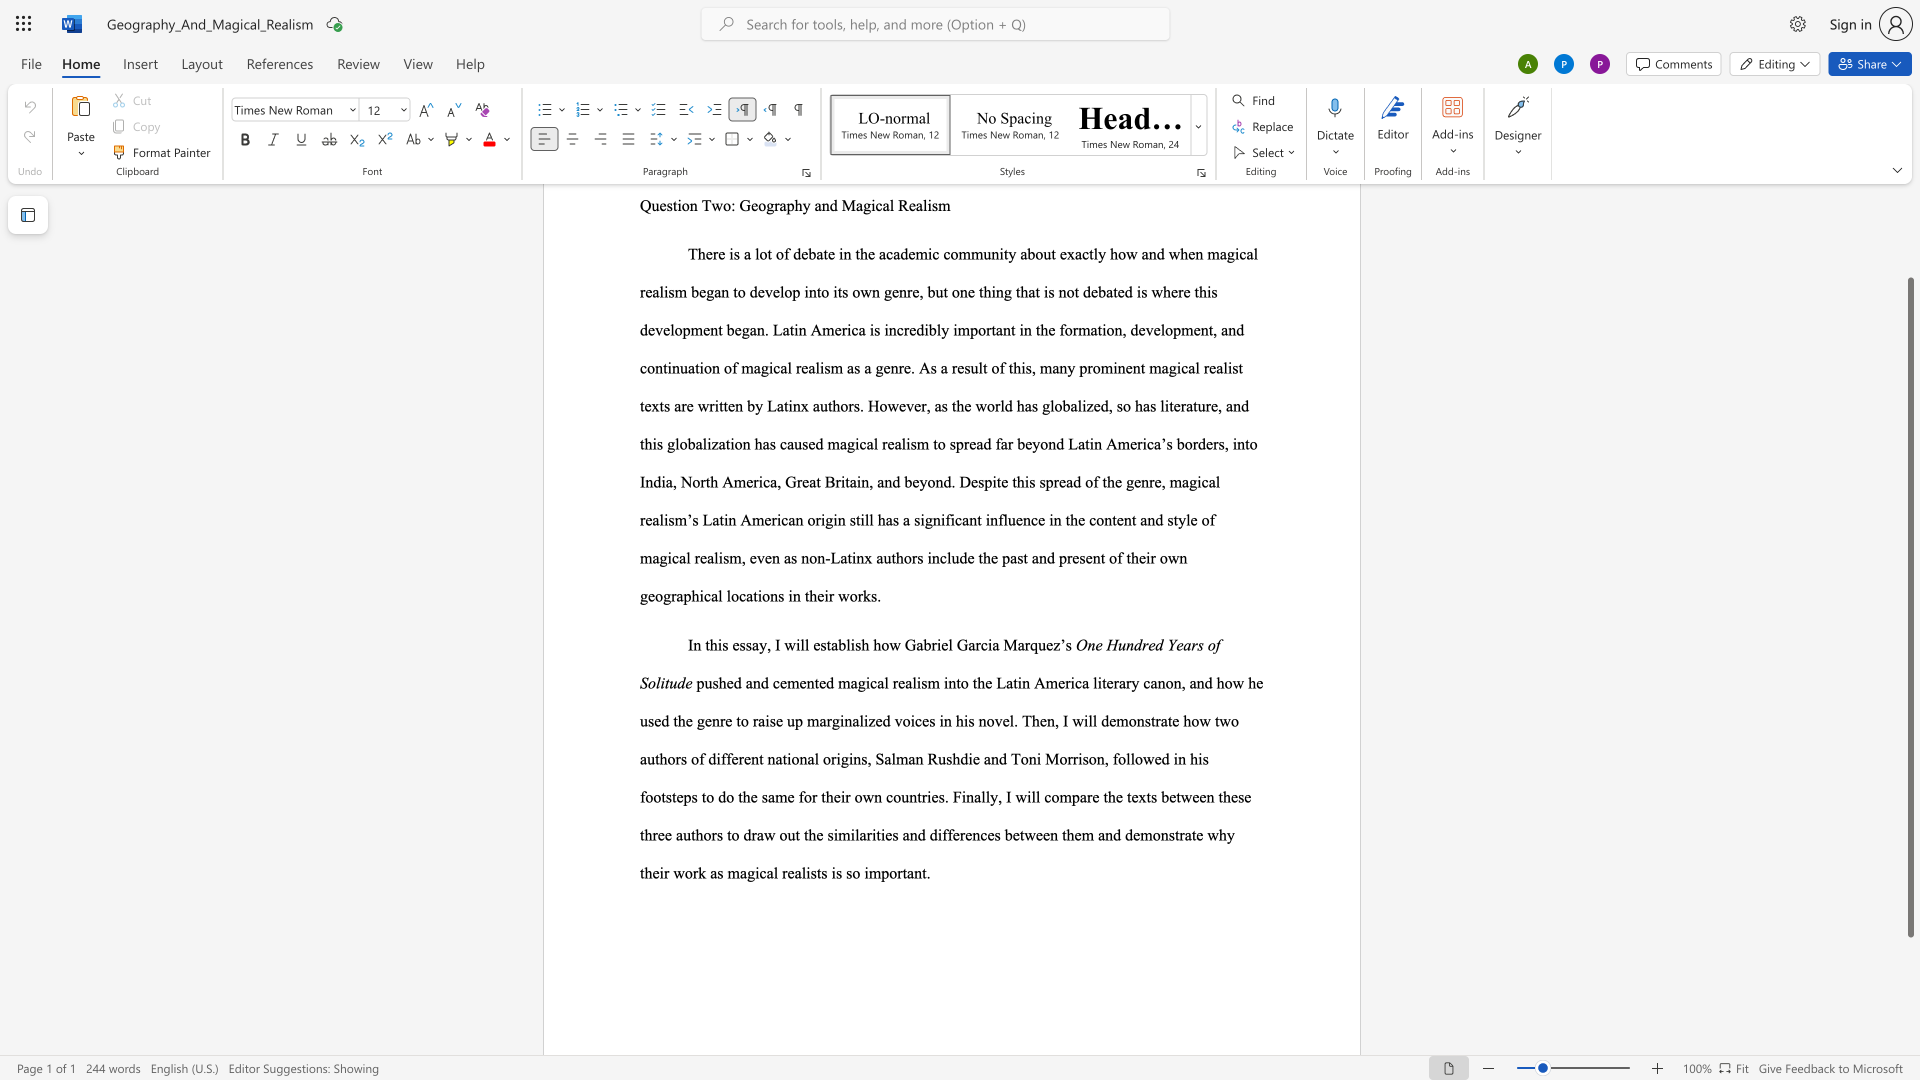 The image size is (1920, 1080). I want to click on the scrollbar on the right to move the page upward, so click(1909, 238).